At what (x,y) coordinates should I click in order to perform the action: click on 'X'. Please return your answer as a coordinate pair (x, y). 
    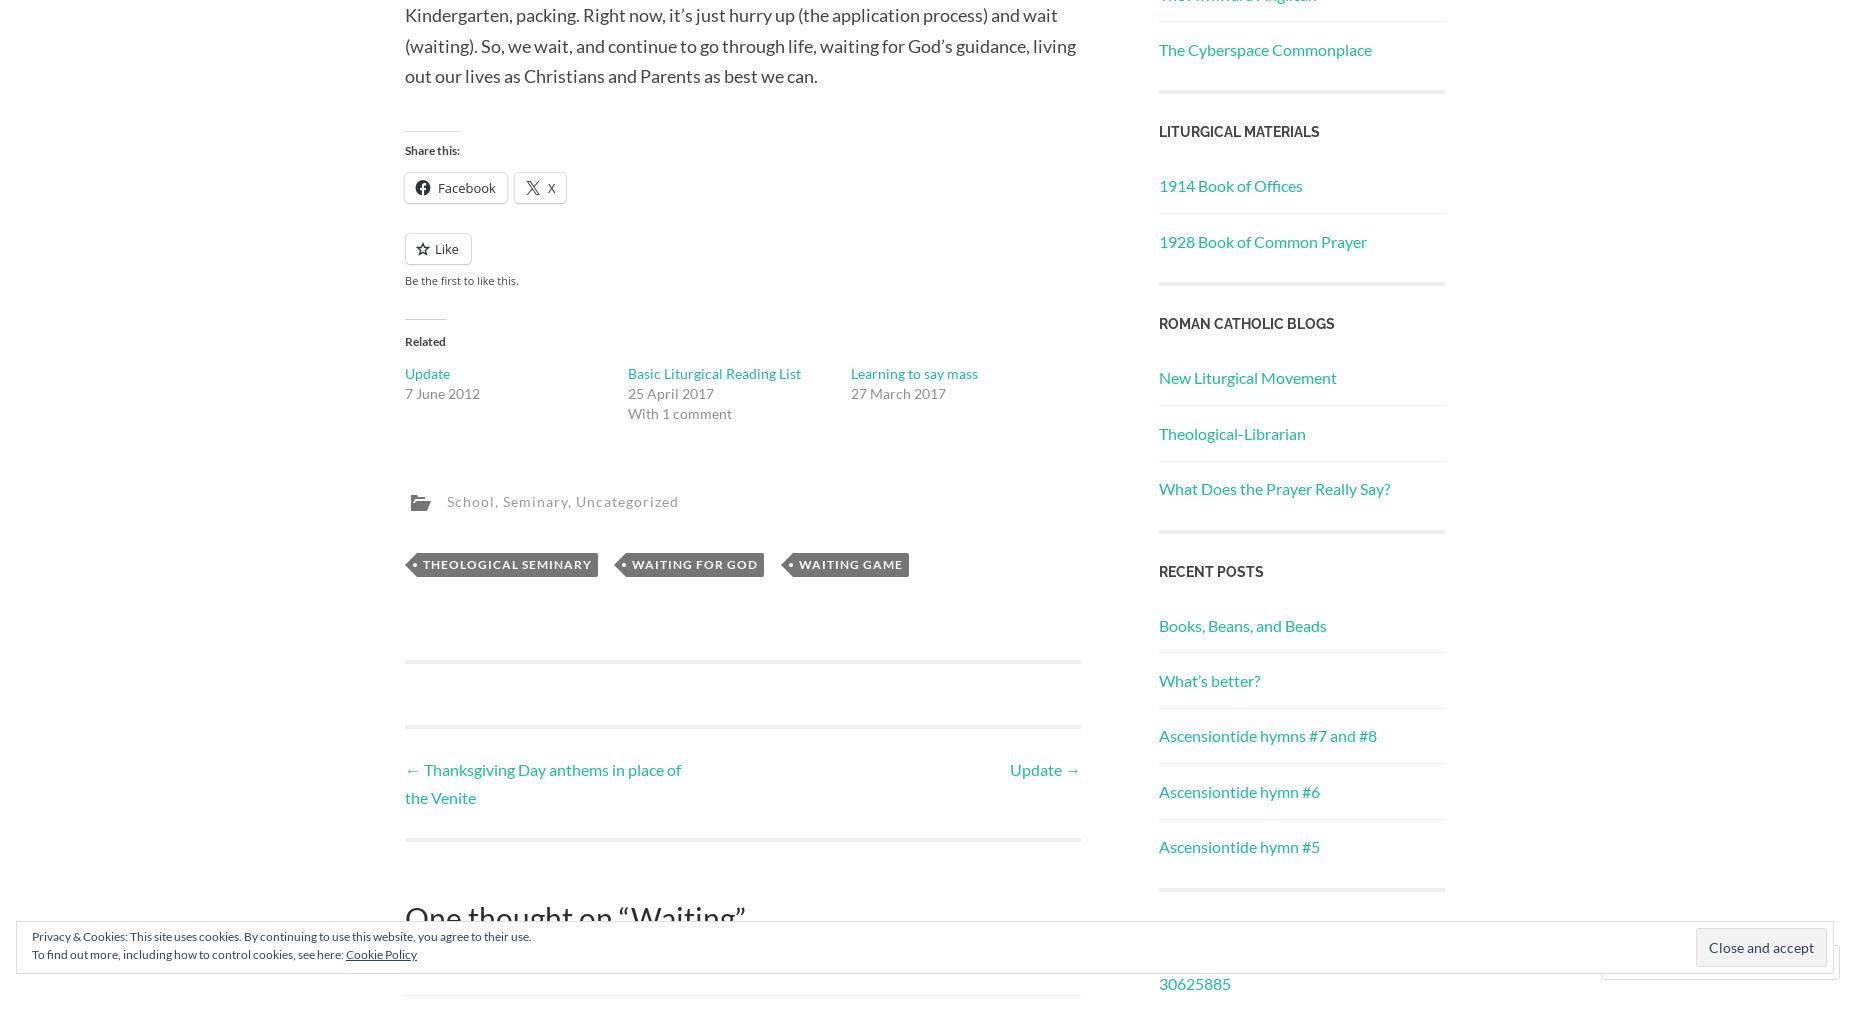
    Looking at the image, I should click on (550, 185).